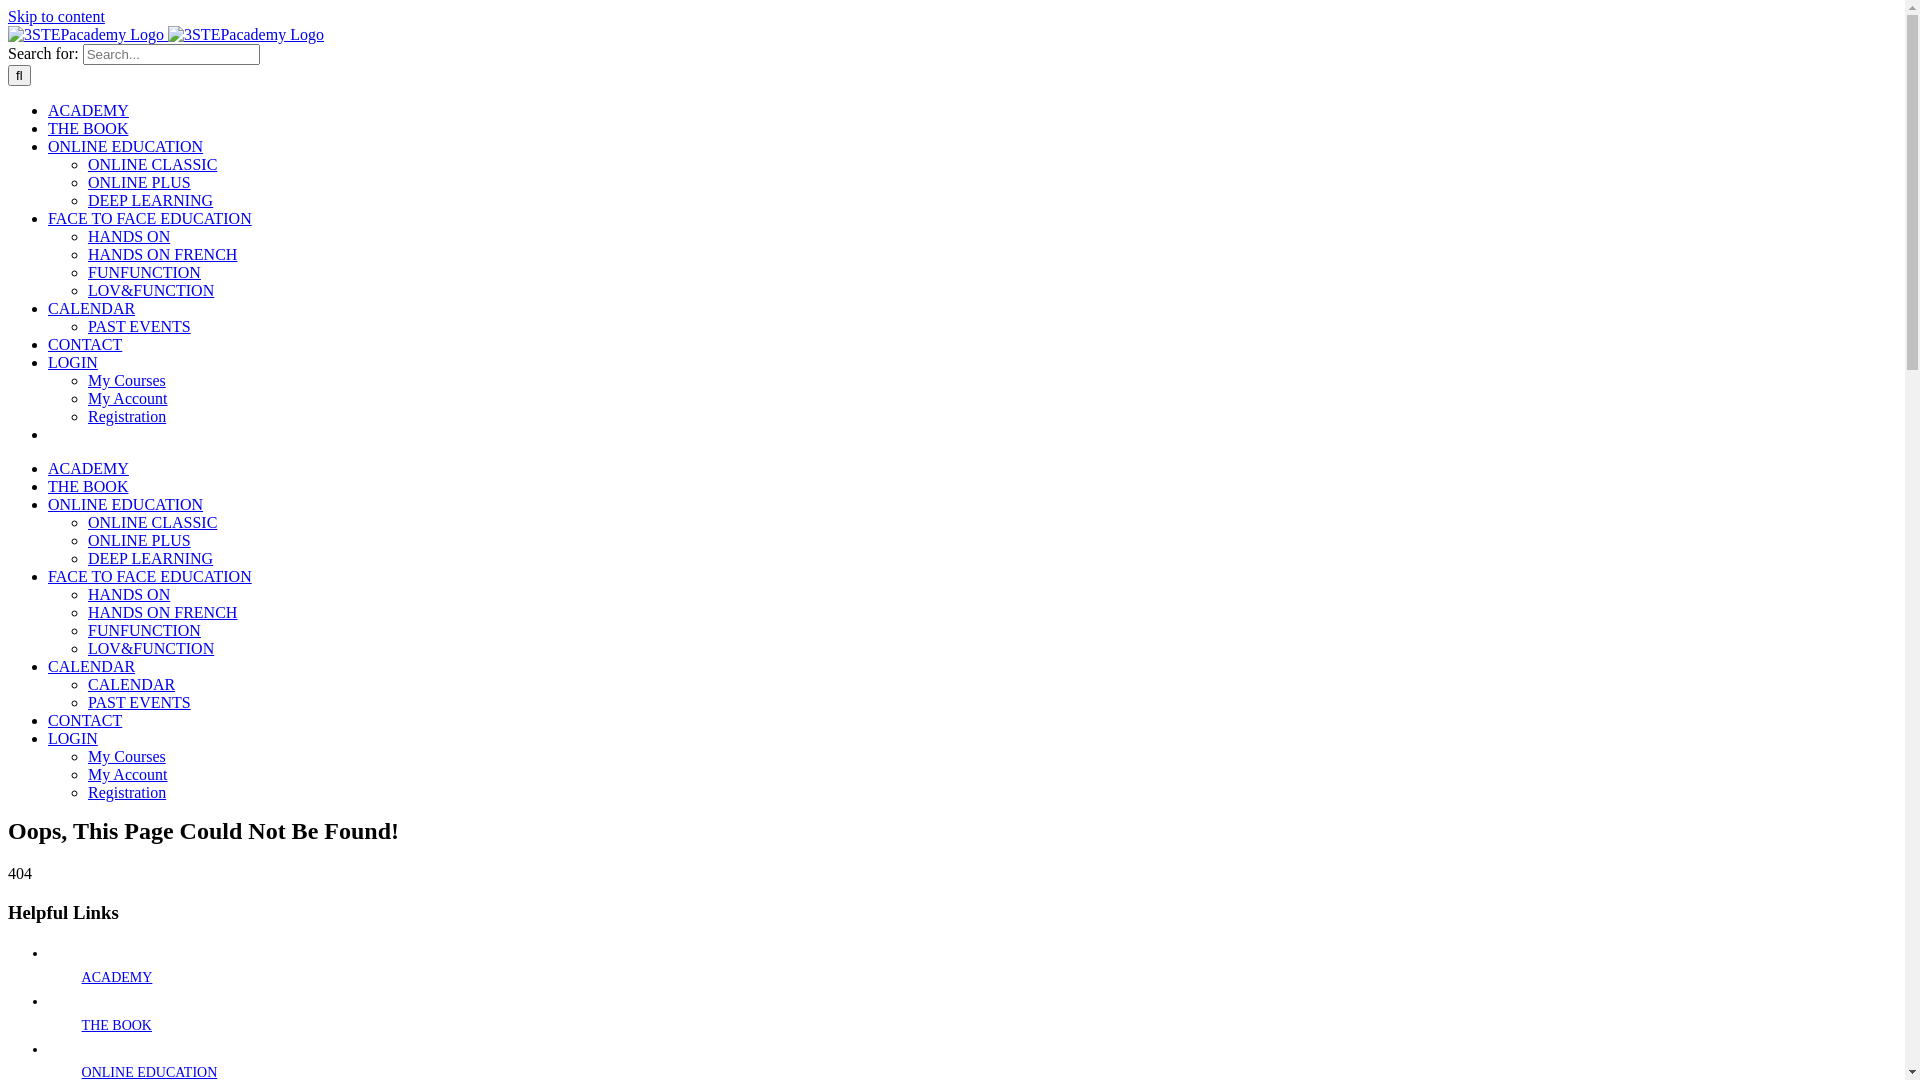  Describe the element at coordinates (116, 976) in the screenshot. I see `'ACADEMY'` at that location.